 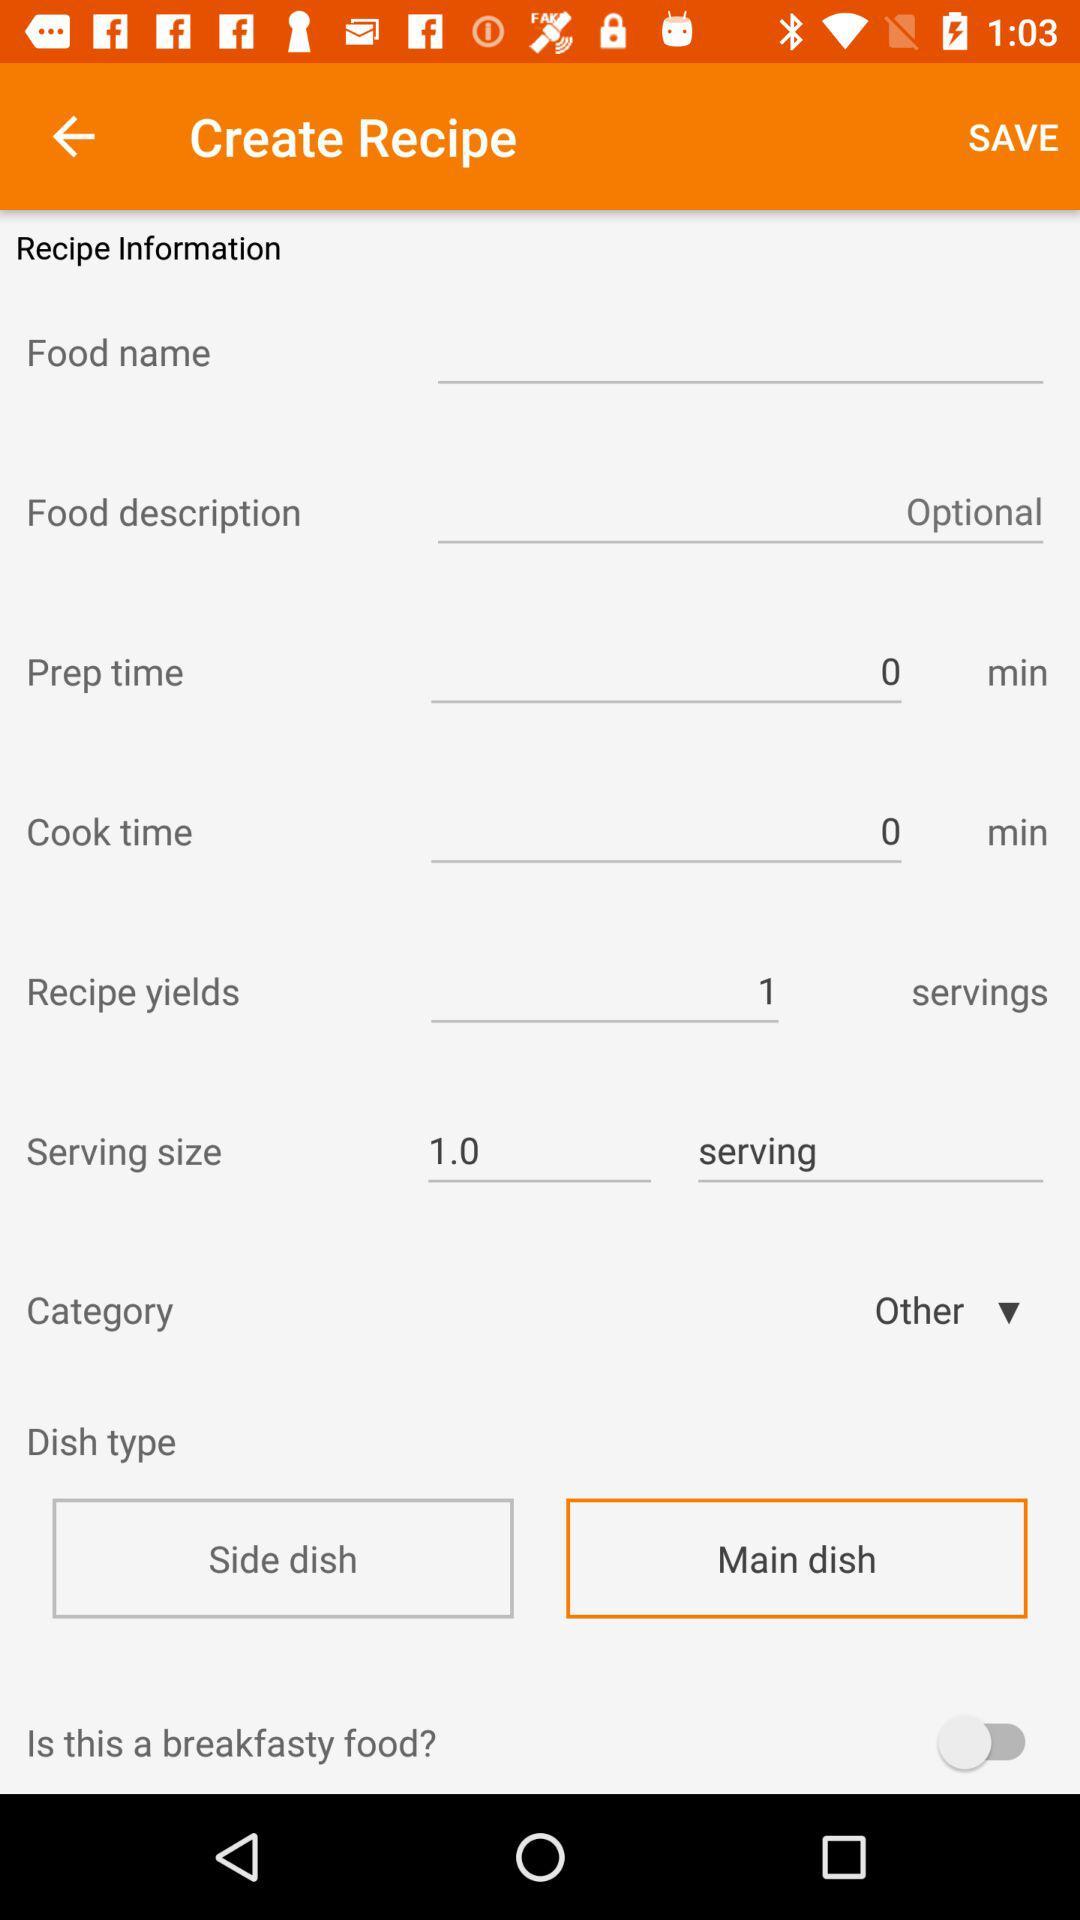 I want to click on the icon to the left of the 1.0, so click(x=208, y=1150).